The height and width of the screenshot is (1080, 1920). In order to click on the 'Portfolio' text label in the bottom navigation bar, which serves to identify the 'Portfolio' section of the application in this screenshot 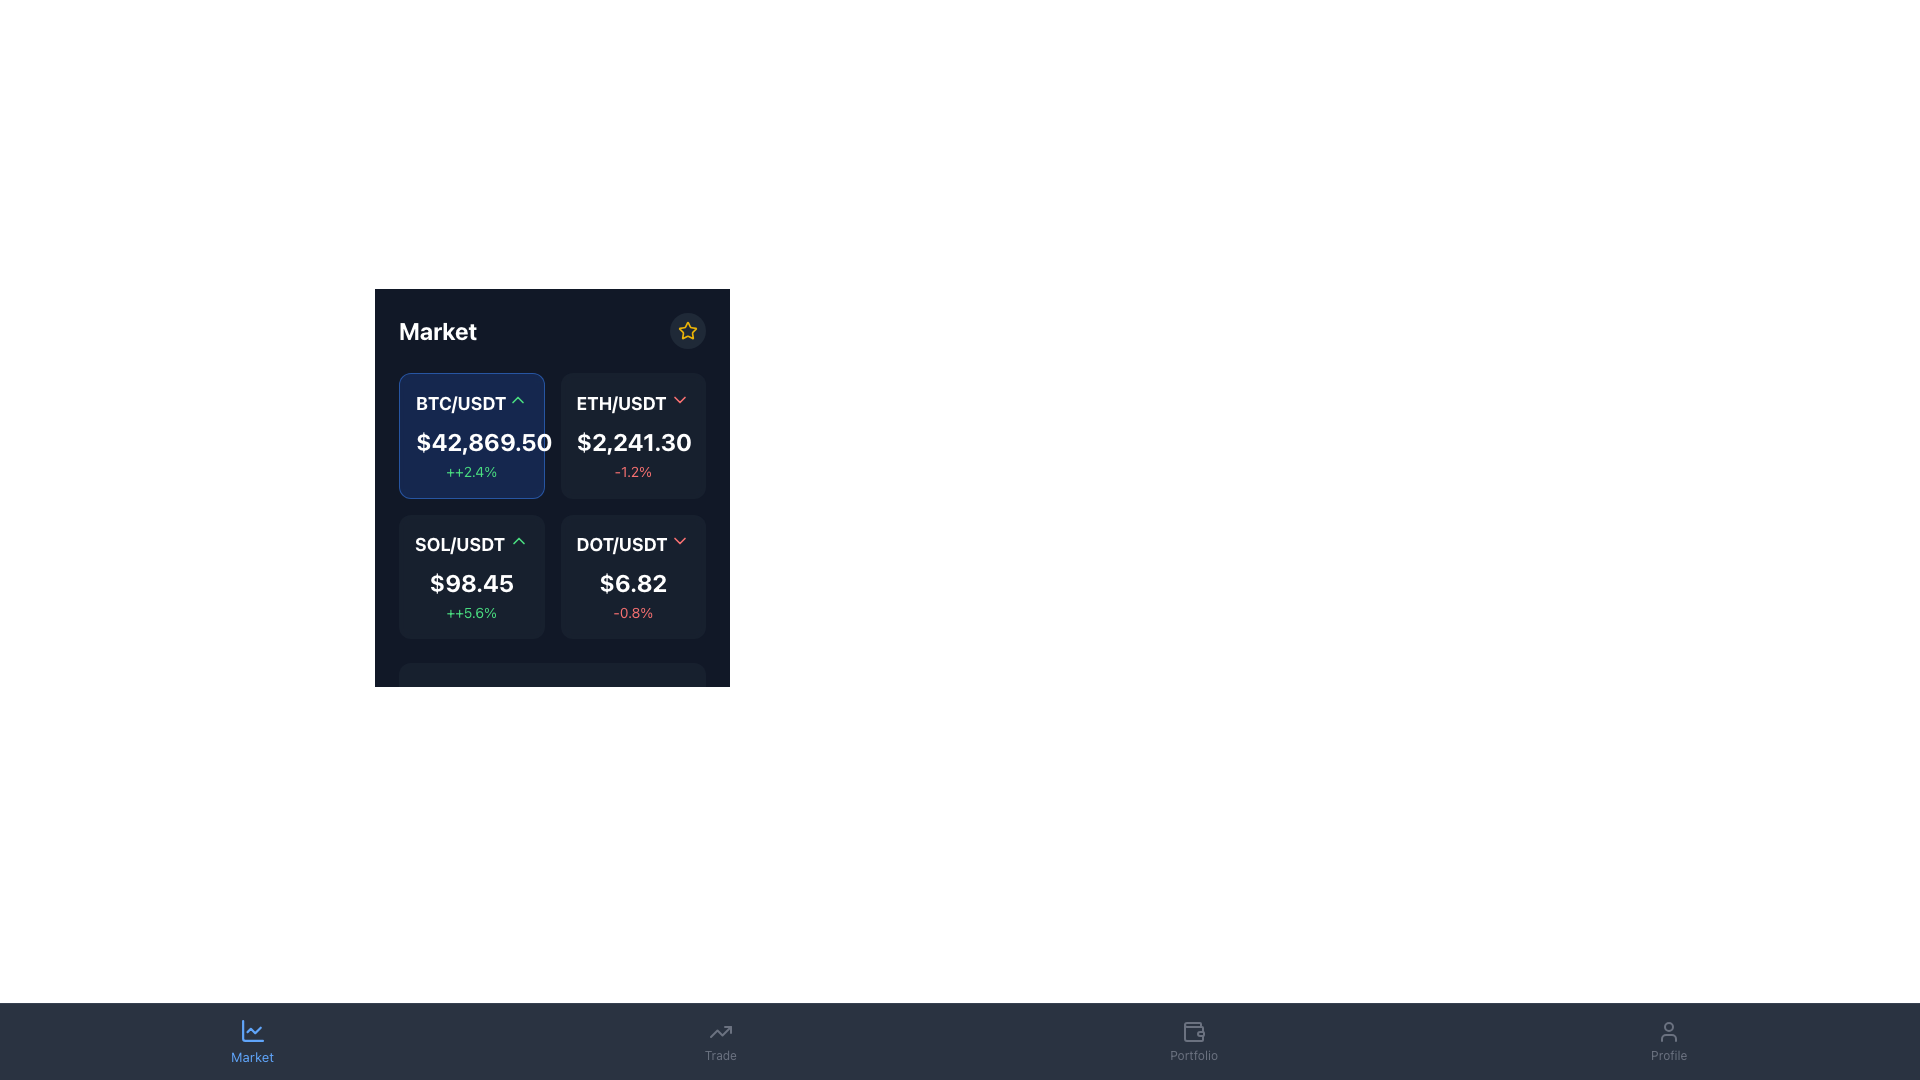, I will do `click(1194, 1055)`.